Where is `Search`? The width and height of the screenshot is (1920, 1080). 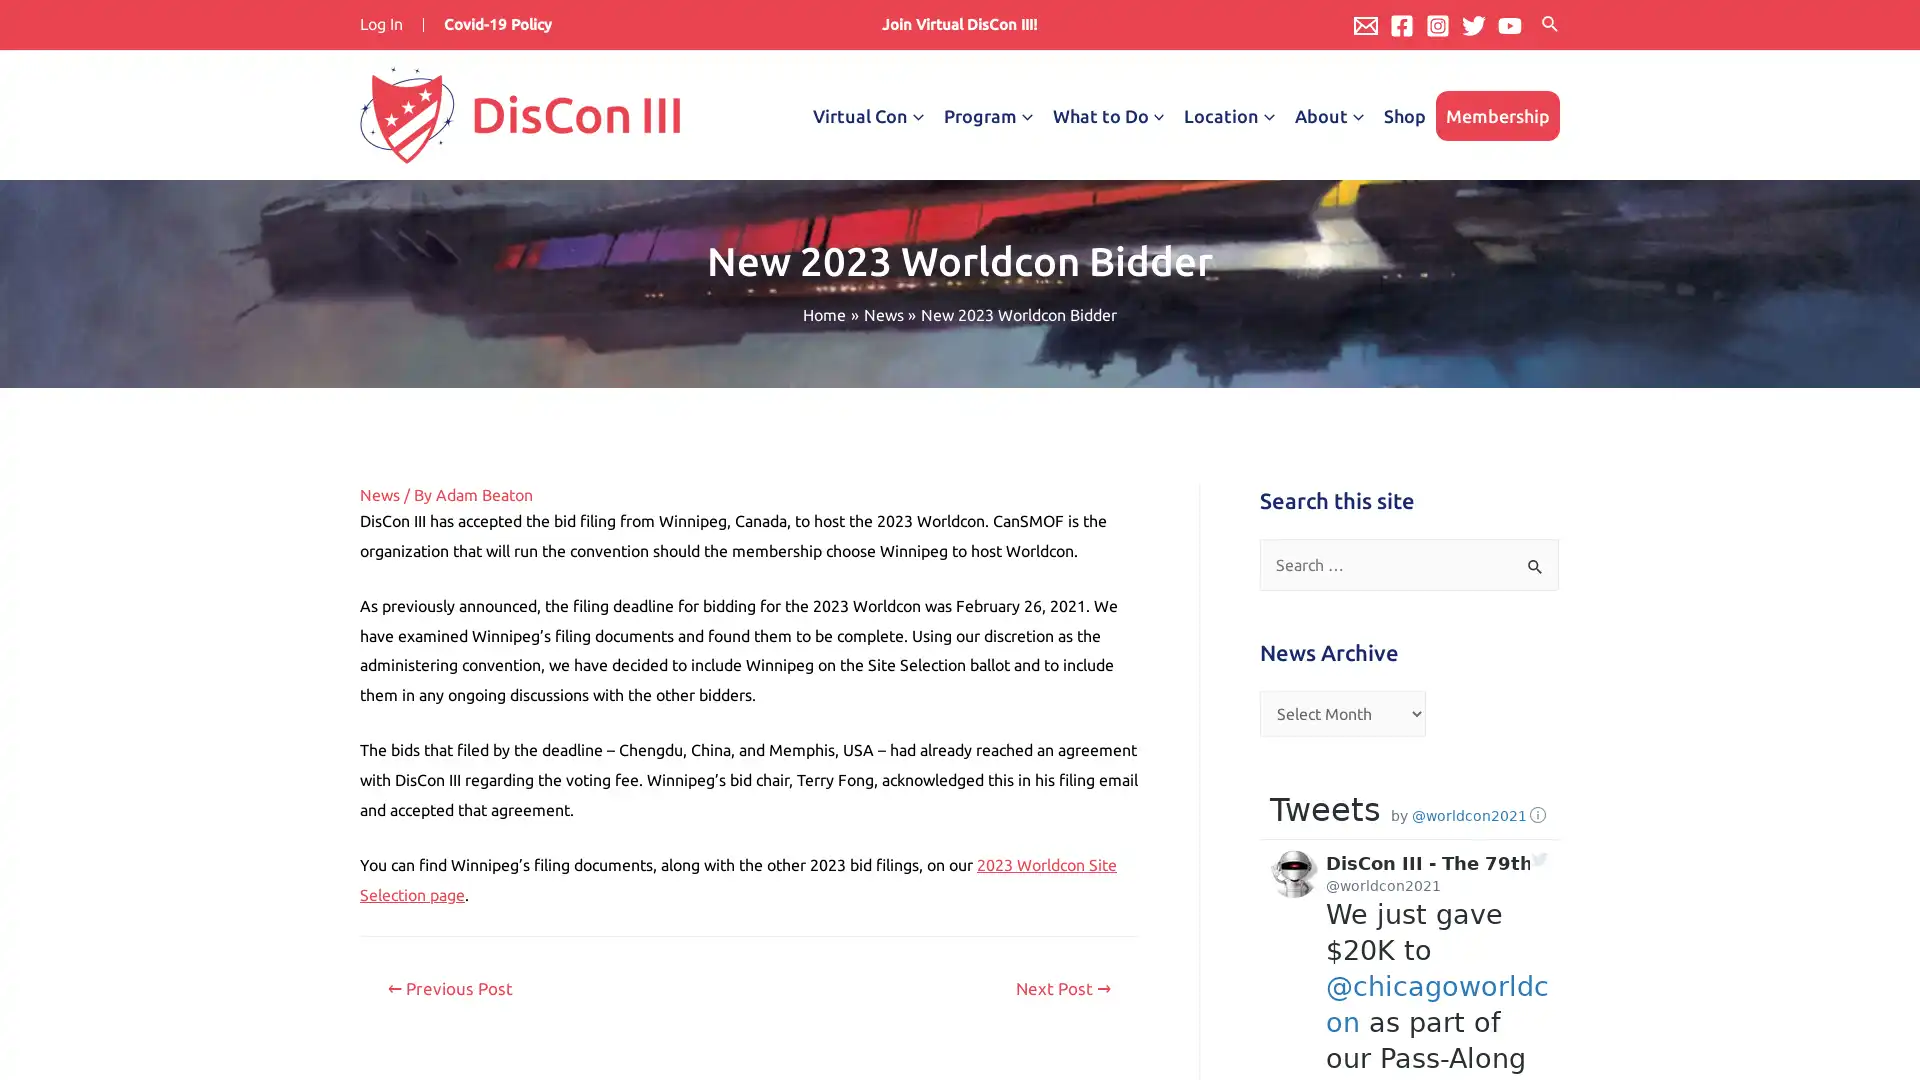
Search is located at coordinates (1535, 559).